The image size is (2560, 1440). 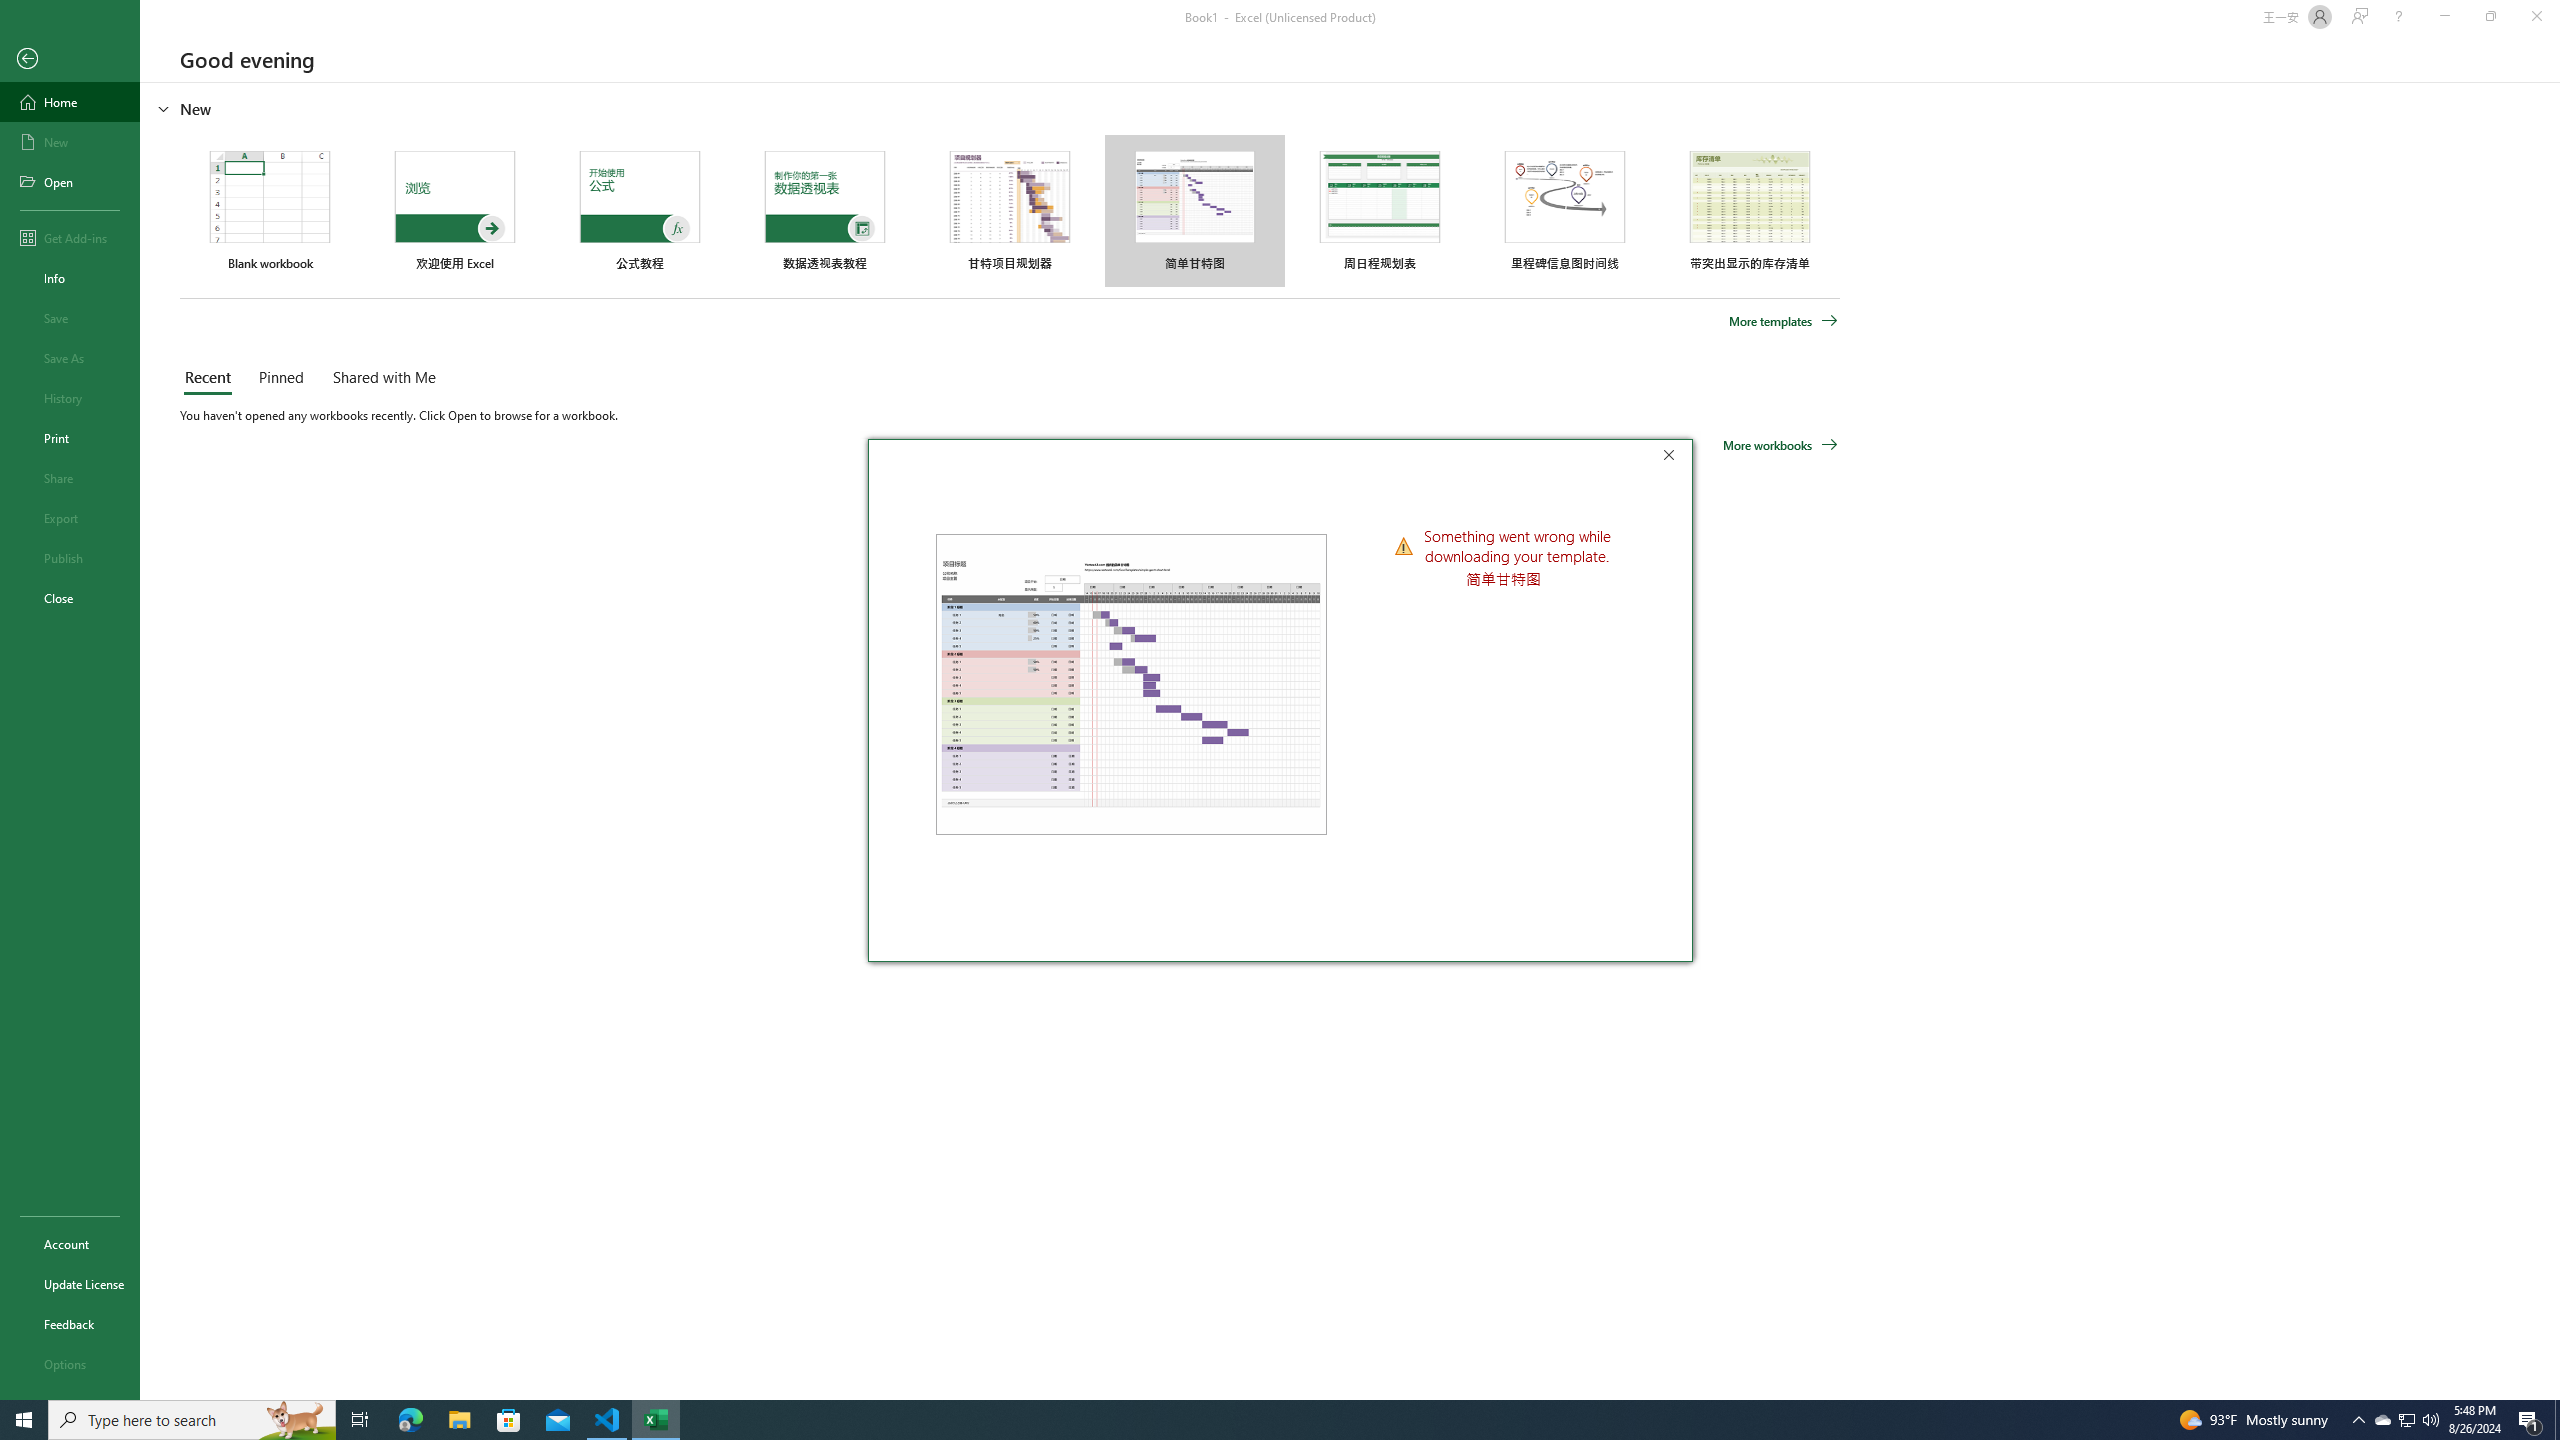 What do you see at coordinates (1674, 456) in the screenshot?
I see `'Close'` at bounding box center [1674, 456].